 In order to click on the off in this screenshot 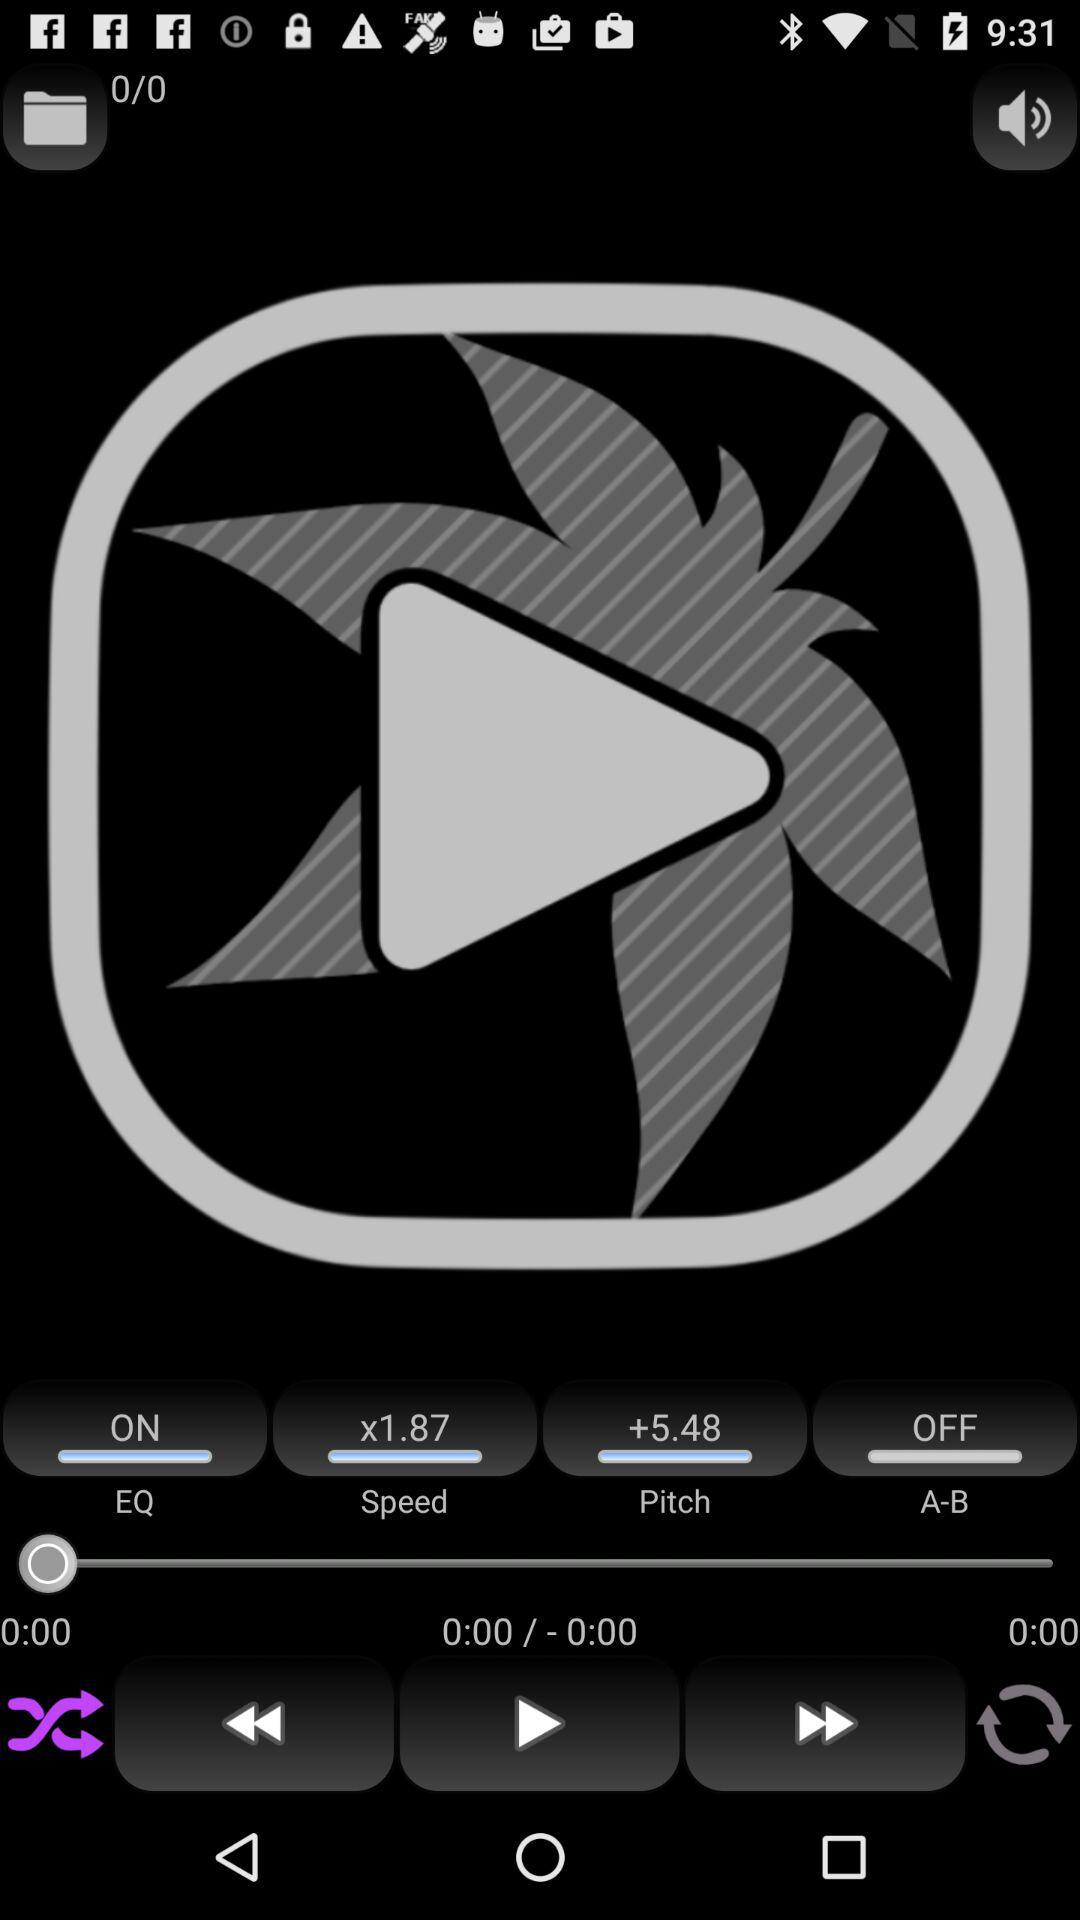, I will do `click(945, 1428)`.